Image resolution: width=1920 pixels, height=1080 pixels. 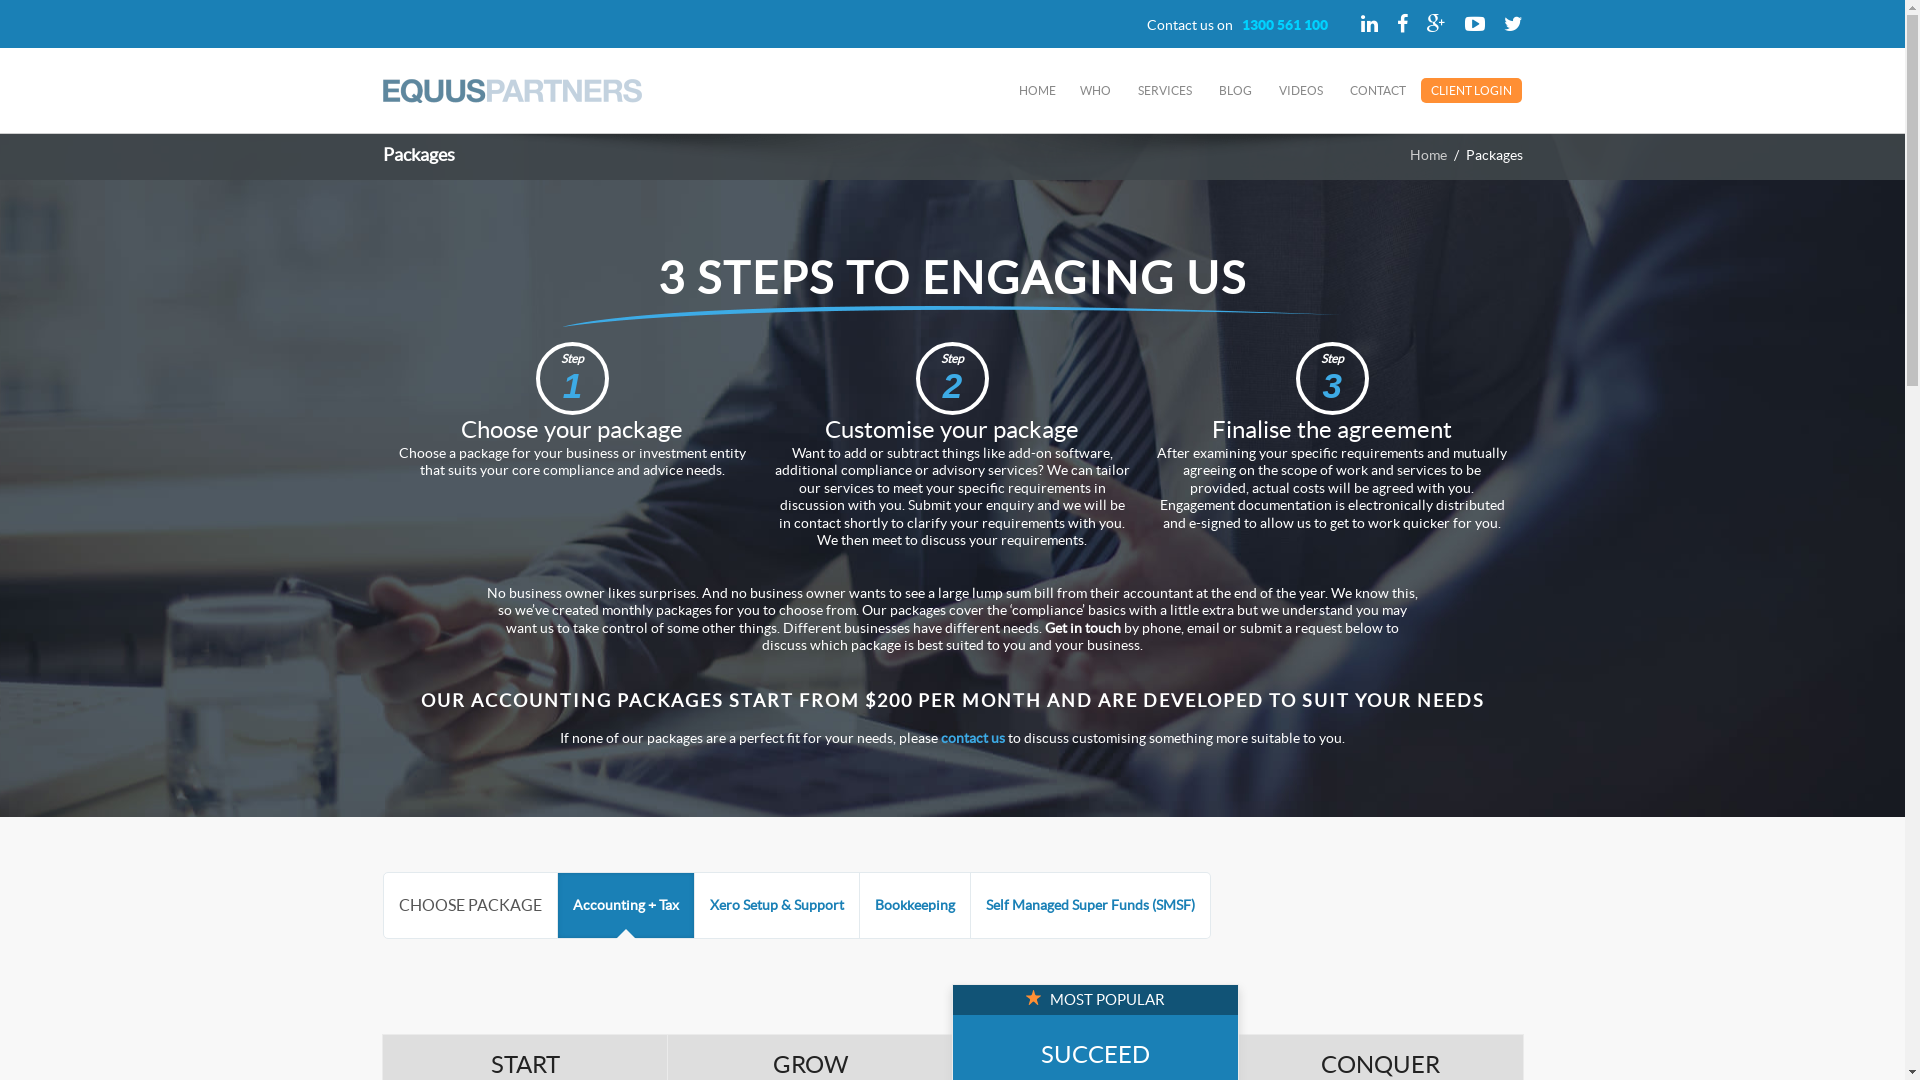 What do you see at coordinates (973, 737) in the screenshot?
I see `'contact us'` at bounding box center [973, 737].